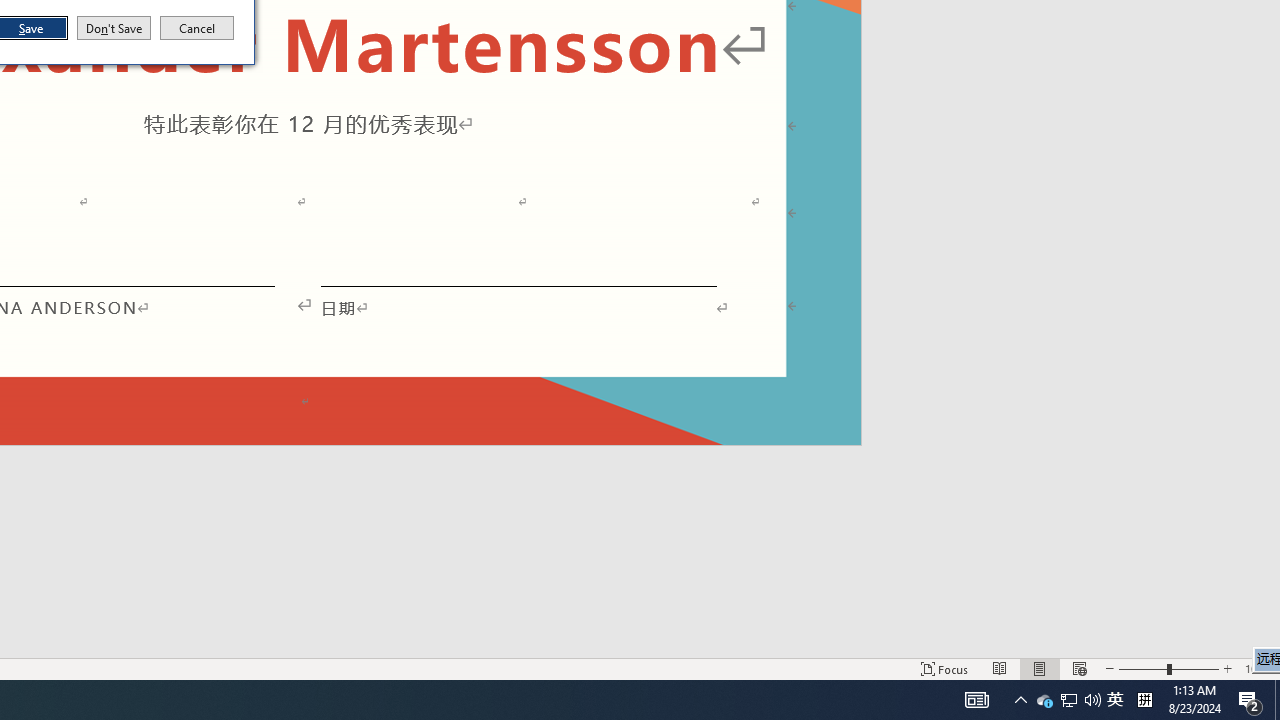  Describe the element at coordinates (1226, 669) in the screenshot. I see `'Zoom In'` at that location.